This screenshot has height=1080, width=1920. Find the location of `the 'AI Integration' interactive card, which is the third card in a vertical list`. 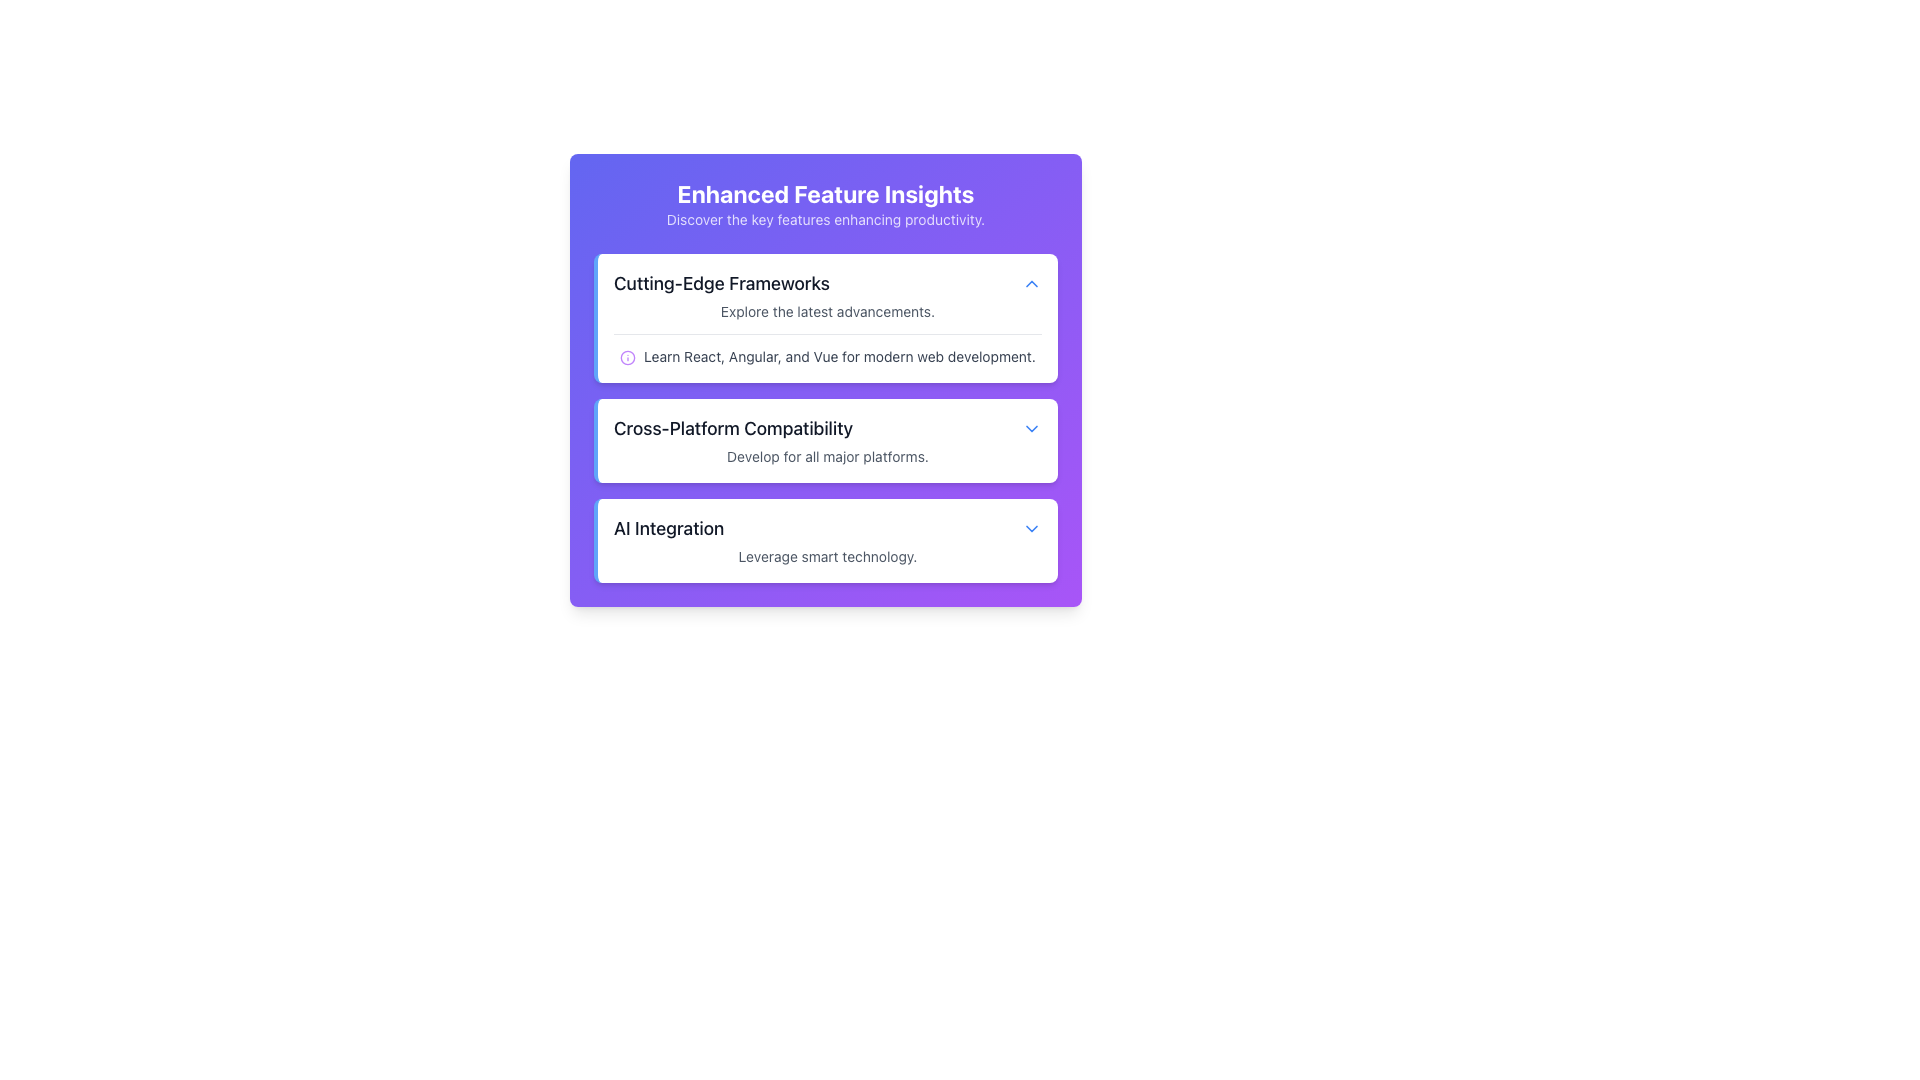

the 'AI Integration' interactive card, which is the third card in a vertical list is located at coordinates (825, 540).